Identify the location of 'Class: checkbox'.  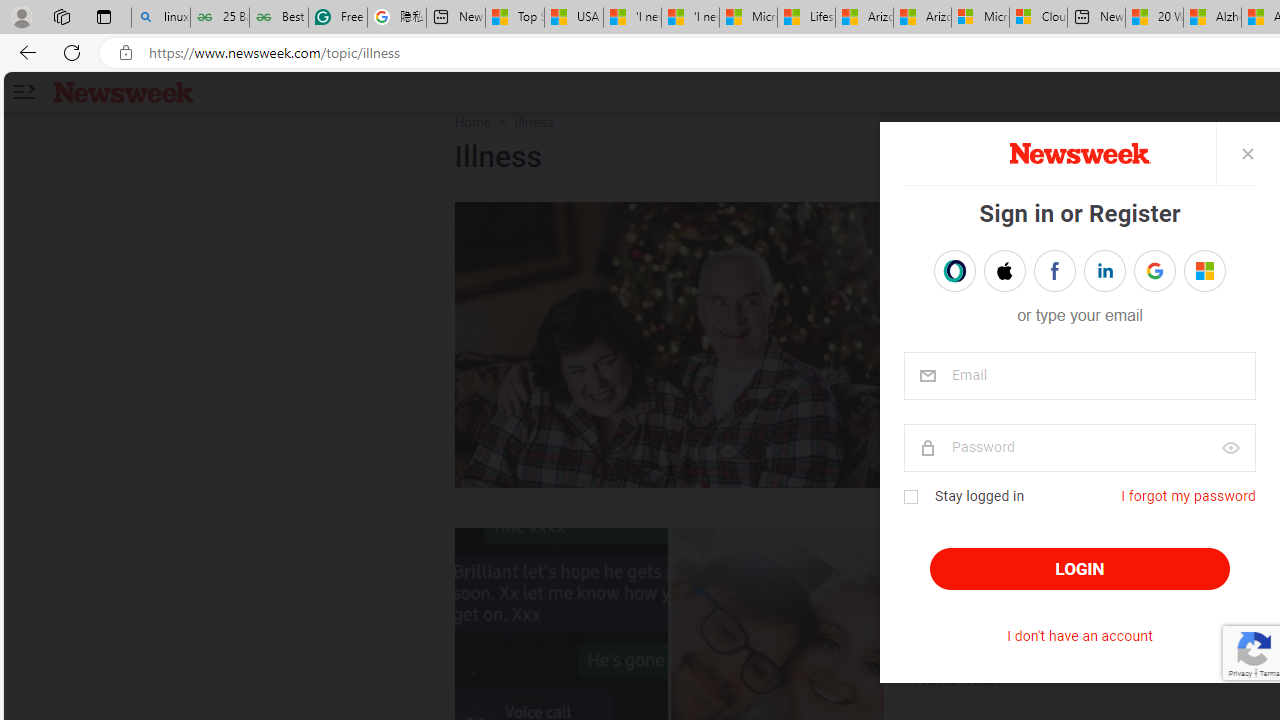
(909, 496).